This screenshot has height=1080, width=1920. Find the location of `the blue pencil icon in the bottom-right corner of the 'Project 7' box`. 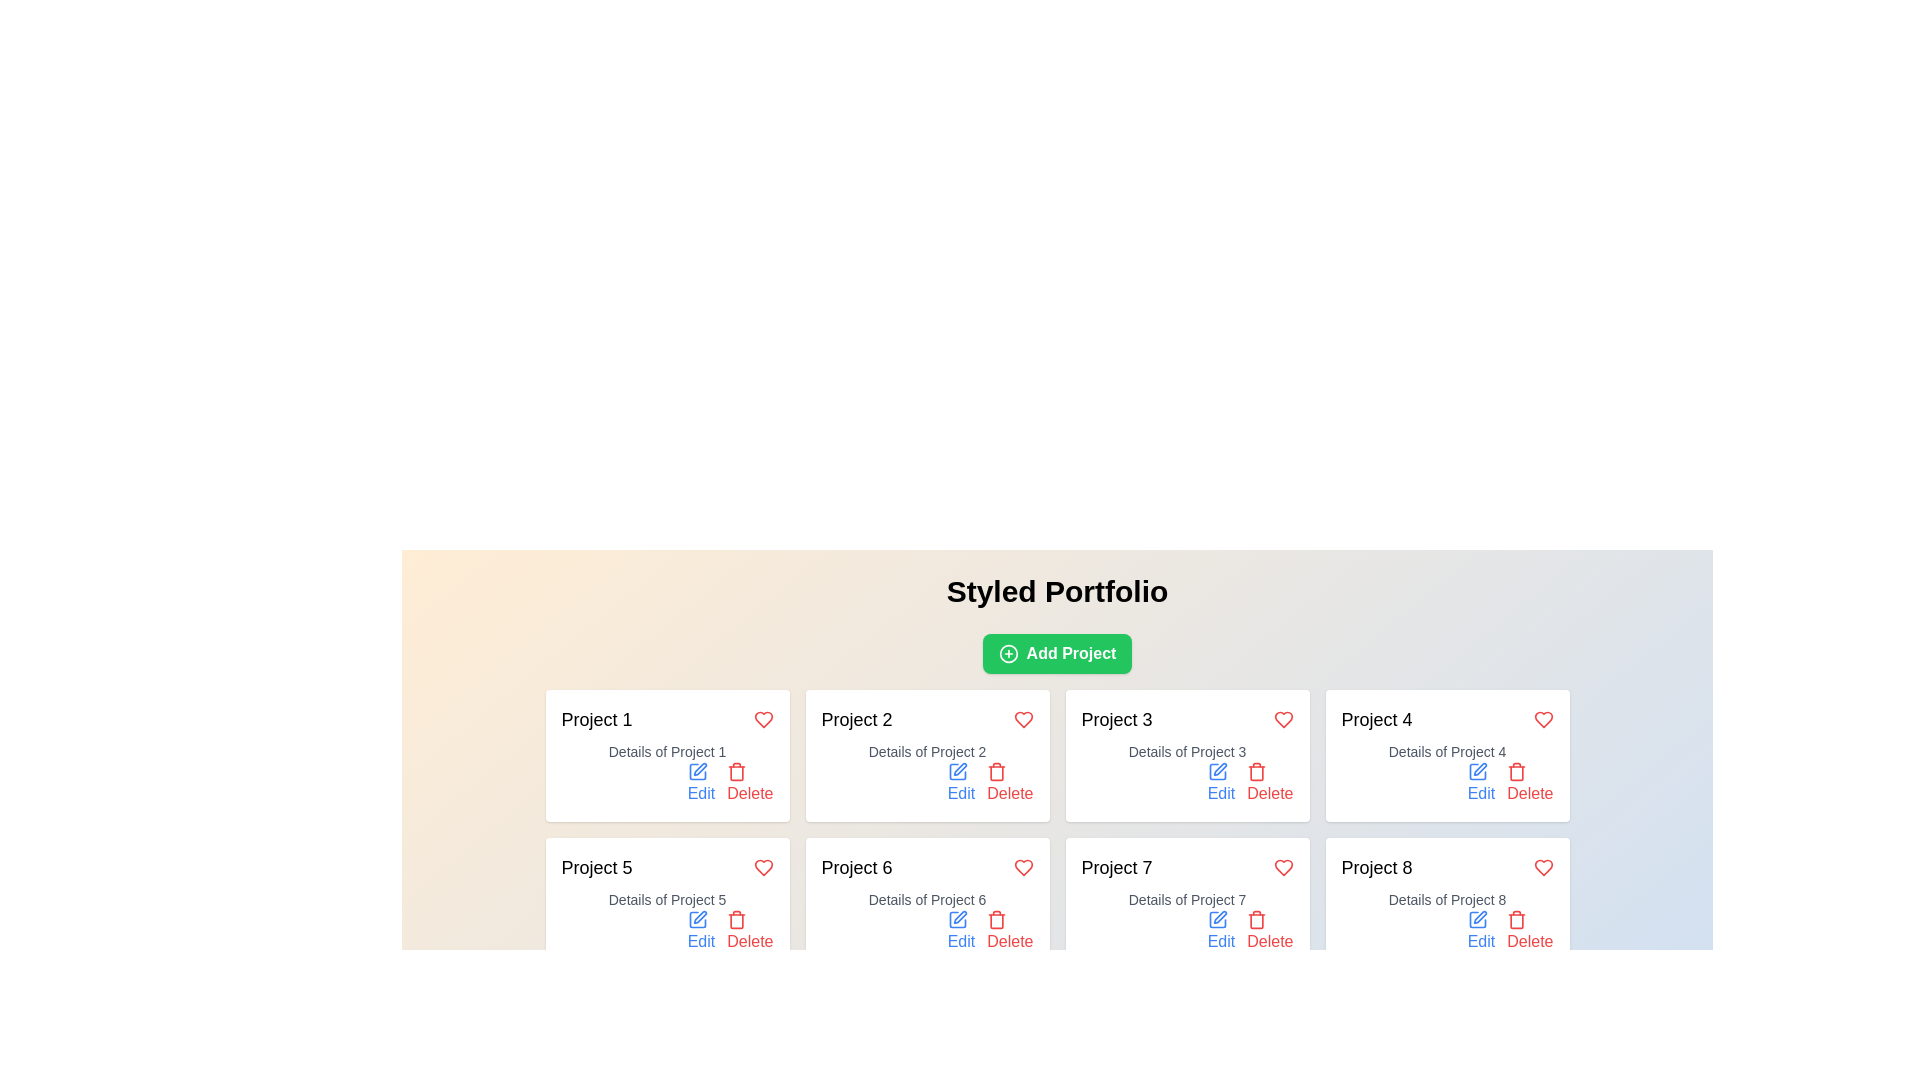

the blue pencil icon in the bottom-right corner of the 'Project 7' box is located at coordinates (1216, 920).